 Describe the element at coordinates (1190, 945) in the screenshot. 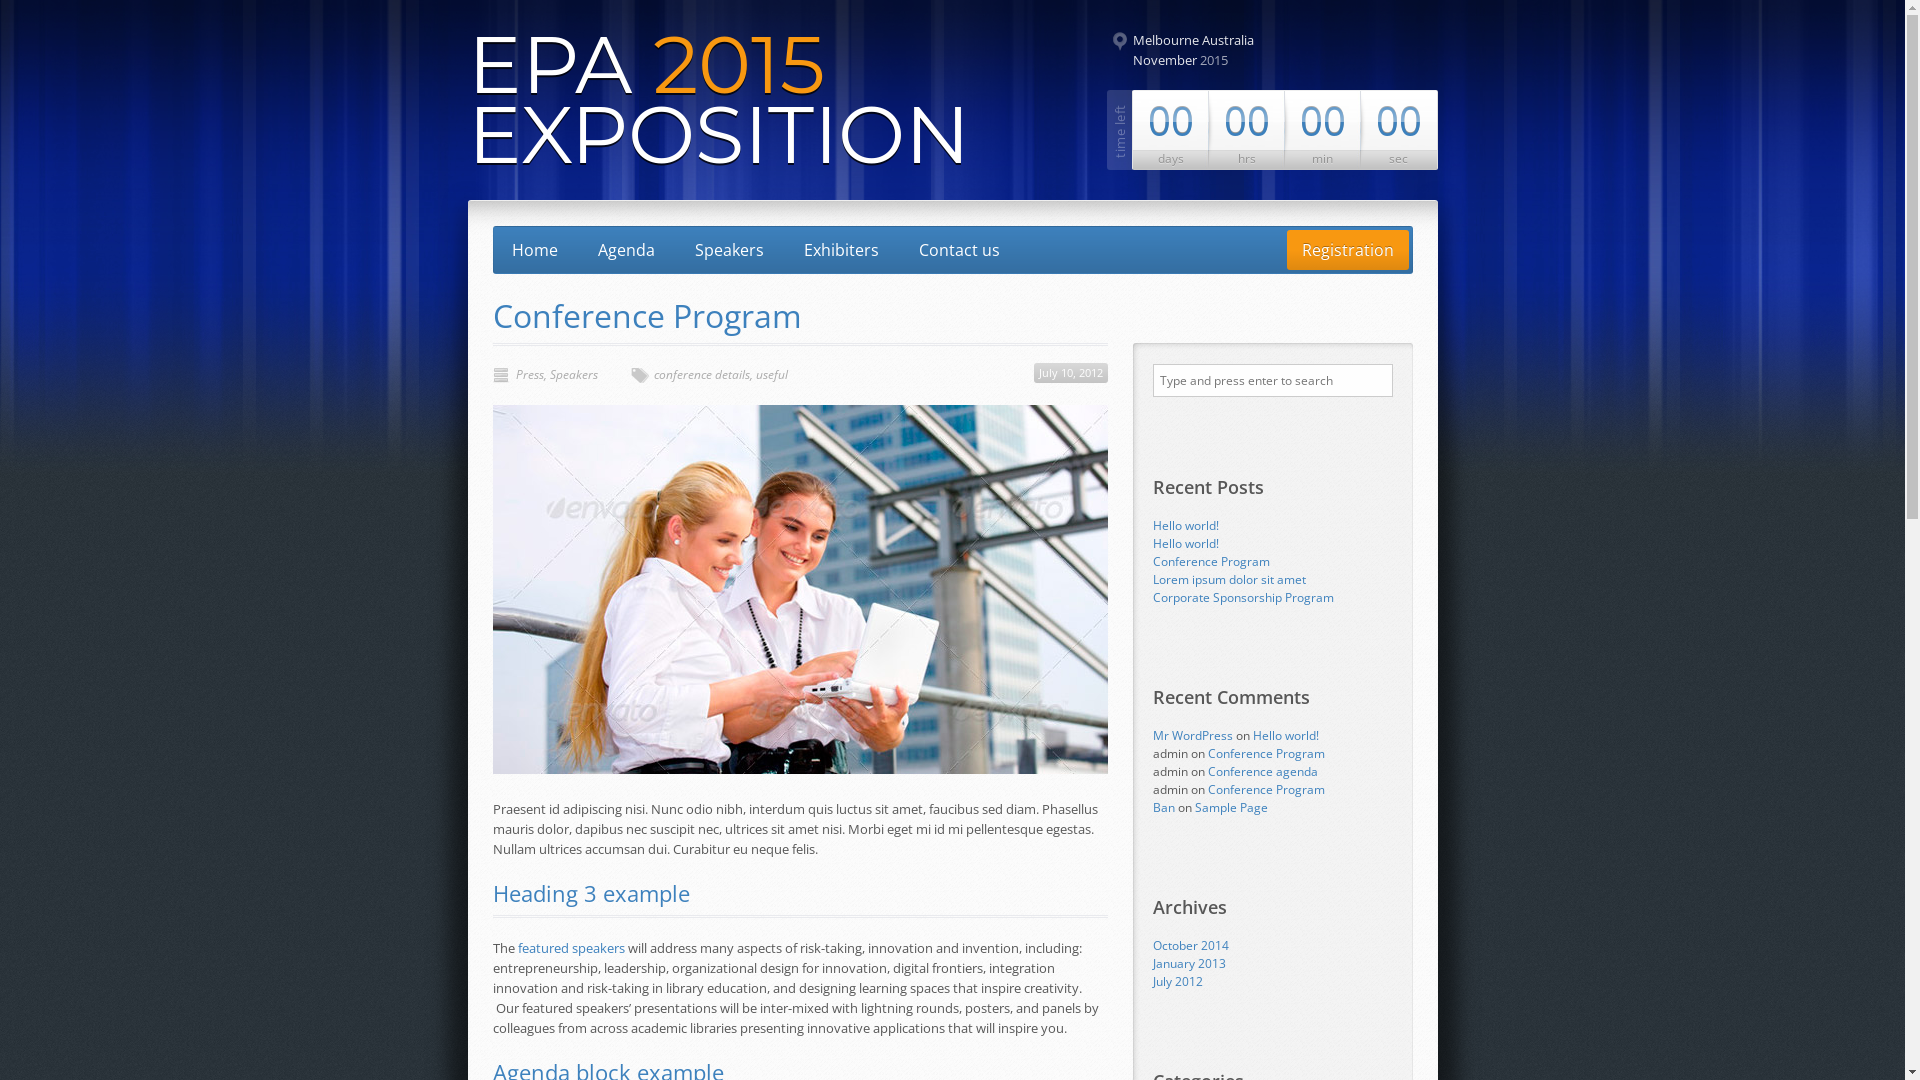

I see `'October 2014'` at that location.